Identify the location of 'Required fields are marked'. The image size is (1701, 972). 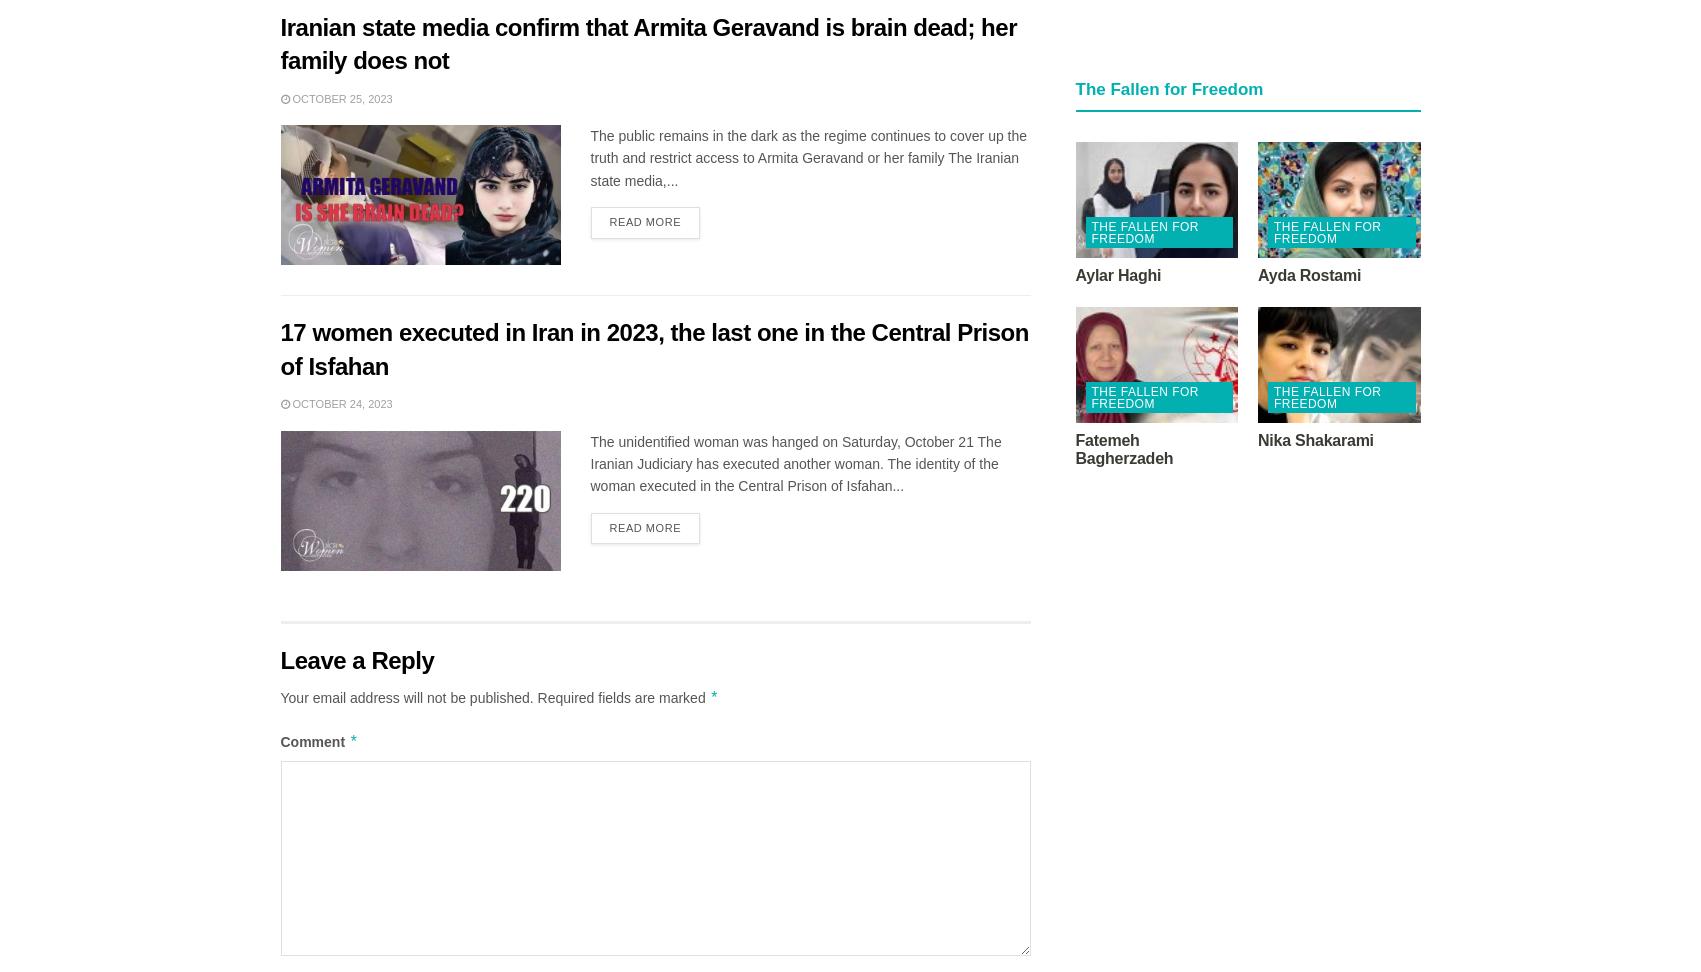
(622, 696).